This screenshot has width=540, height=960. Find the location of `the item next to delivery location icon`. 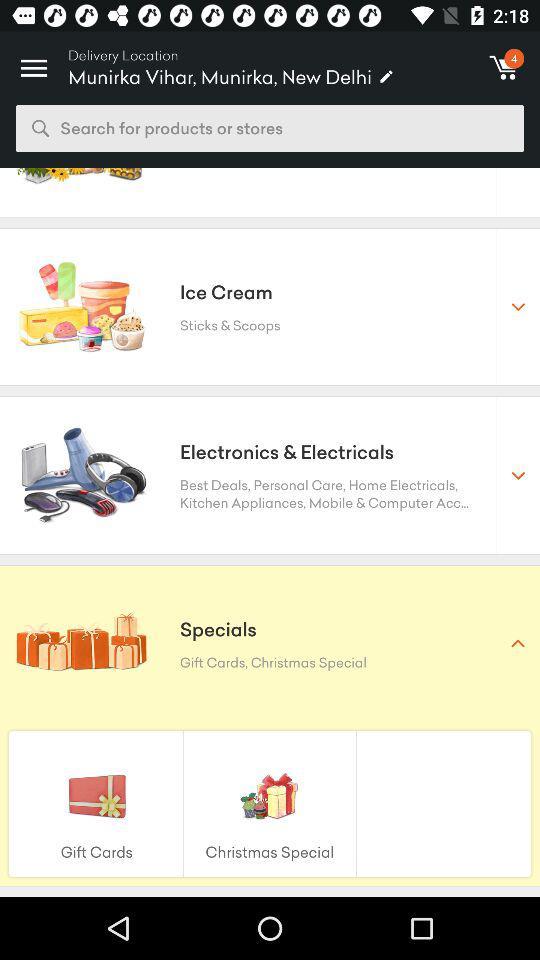

the item next to delivery location icon is located at coordinates (33, 62).